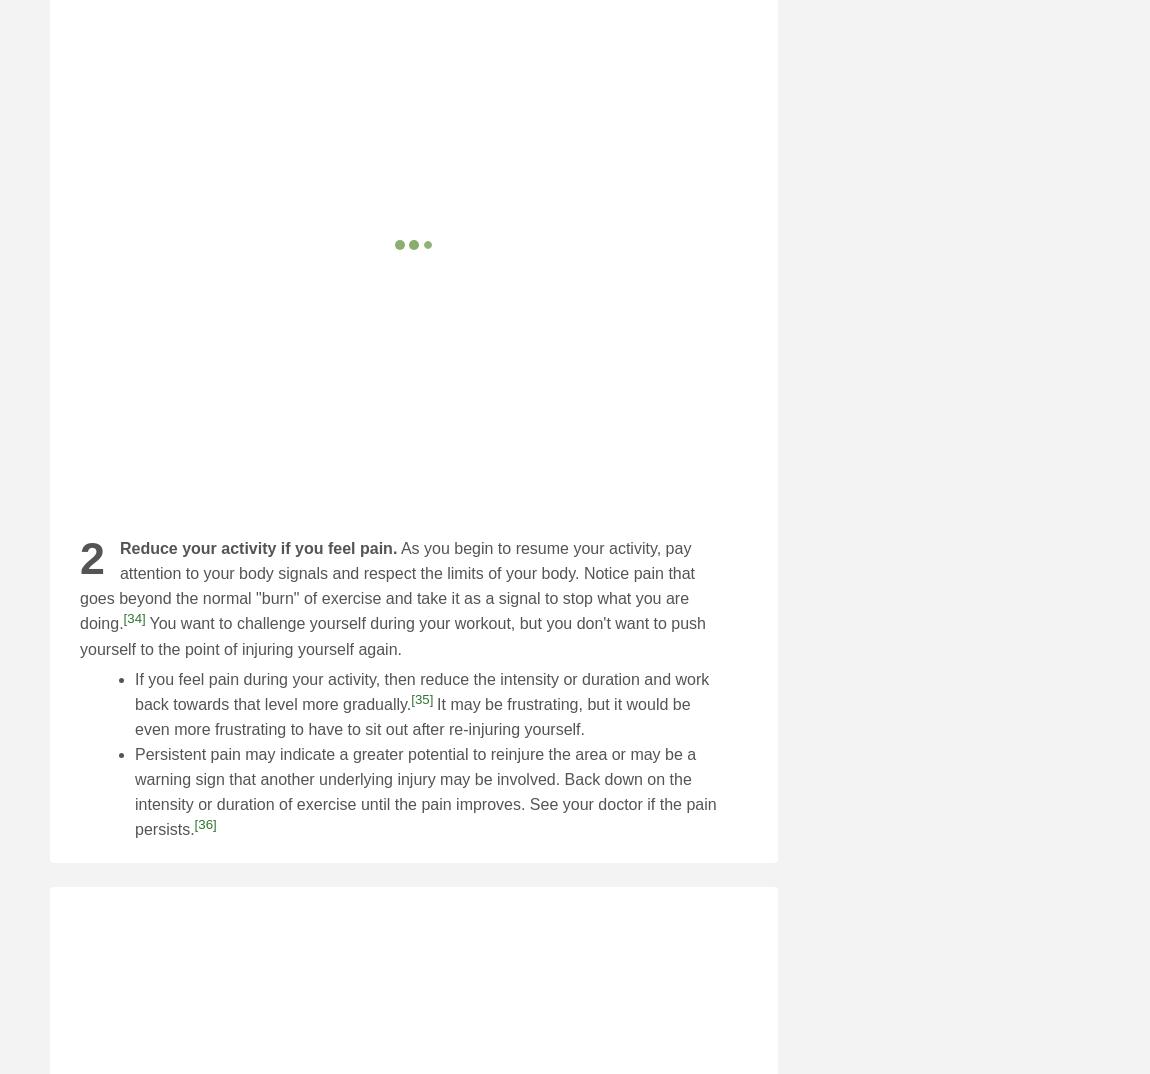  What do you see at coordinates (91, 557) in the screenshot?
I see `'2'` at bounding box center [91, 557].